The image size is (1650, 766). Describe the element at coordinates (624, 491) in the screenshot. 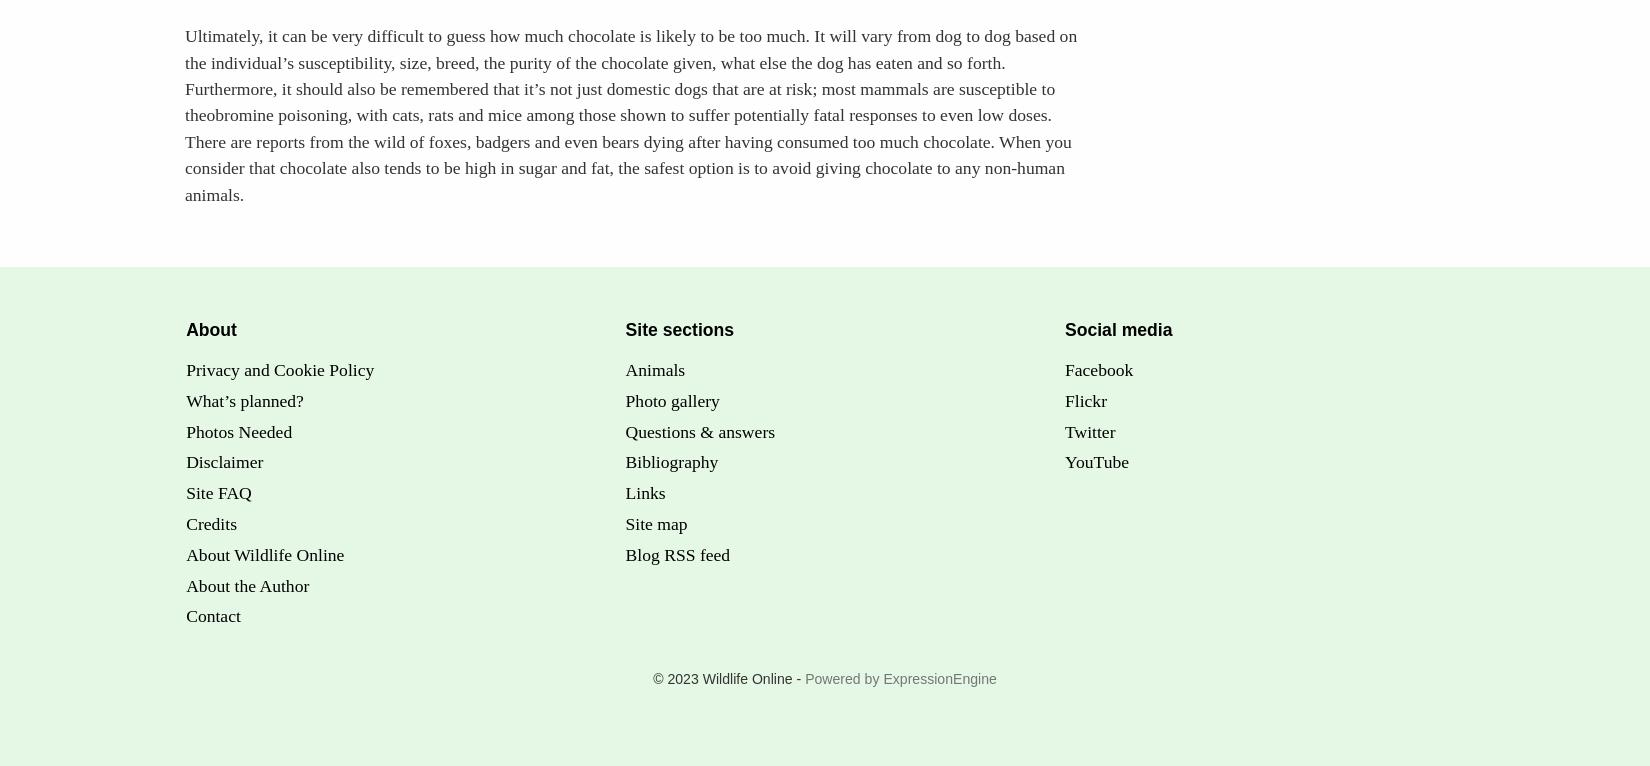

I see `'Links'` at that location.